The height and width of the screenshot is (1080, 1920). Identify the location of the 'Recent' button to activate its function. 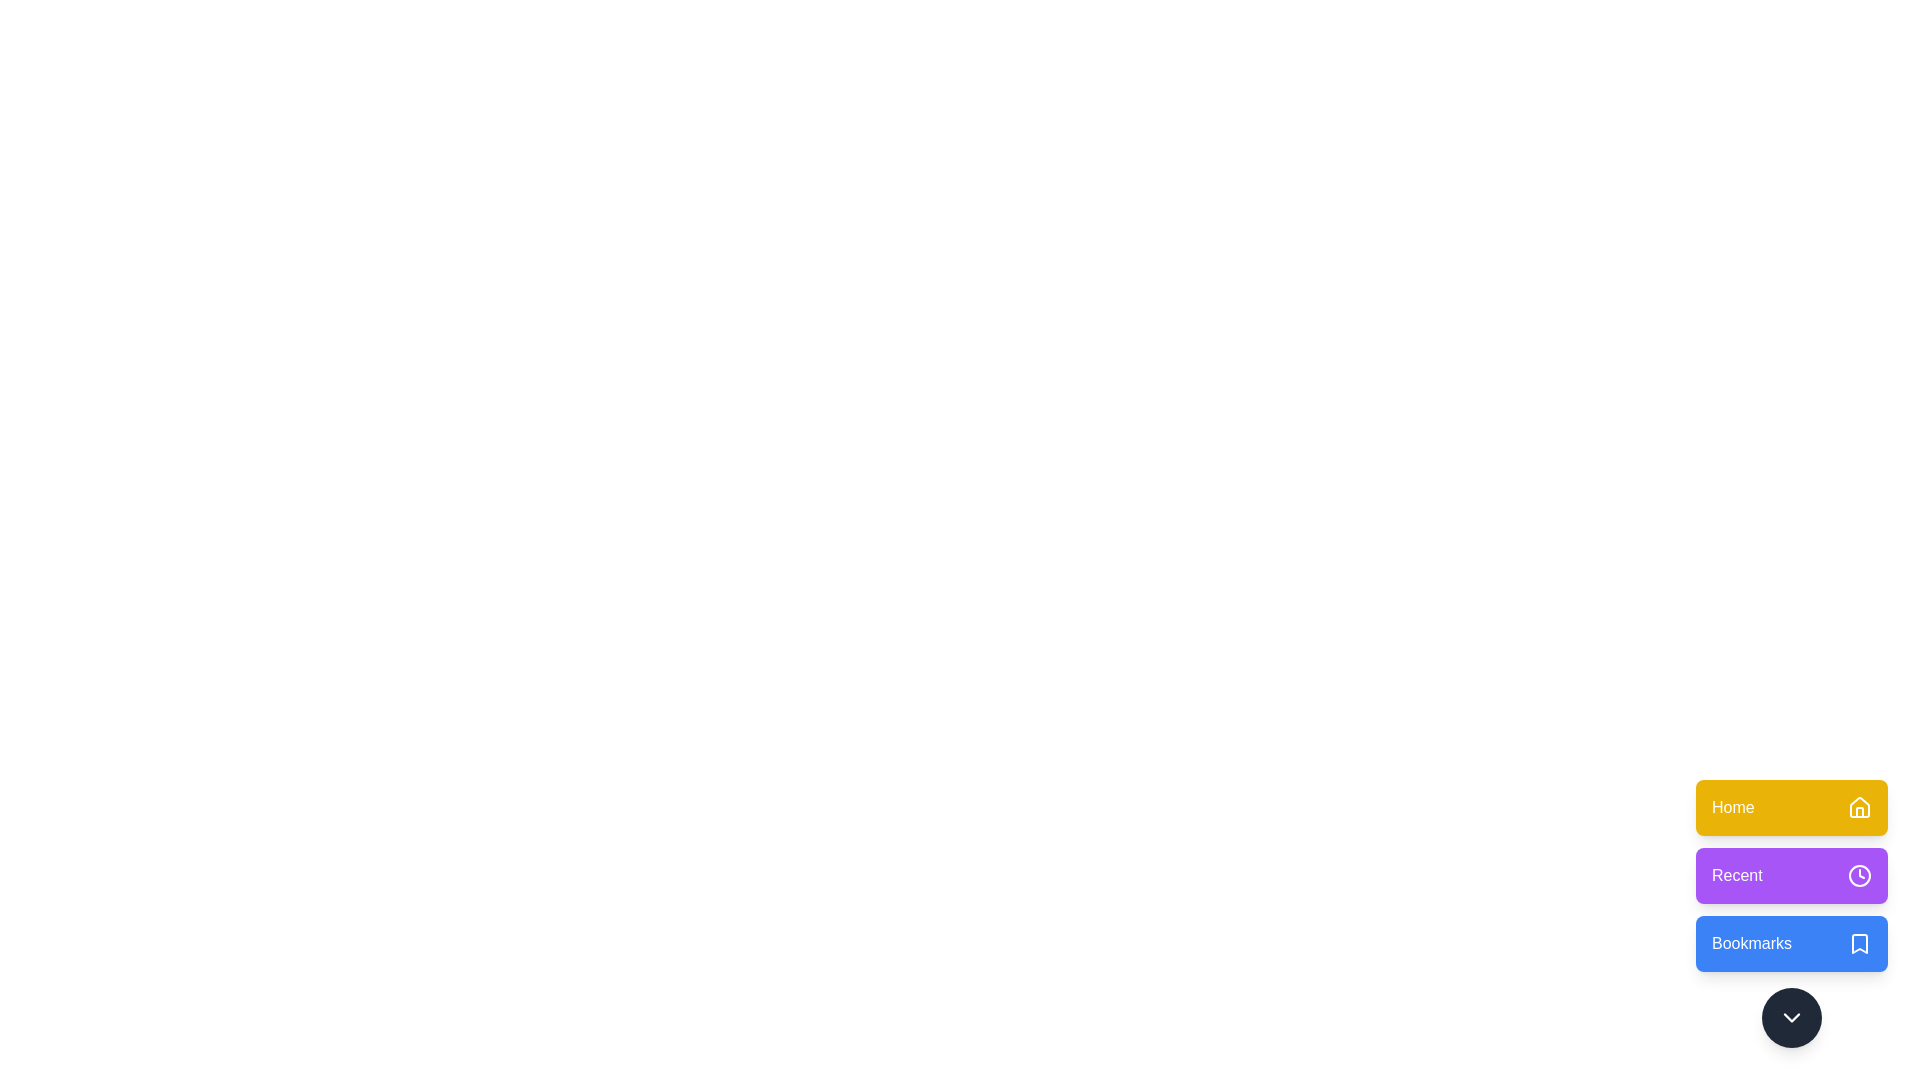
(1791, 874).